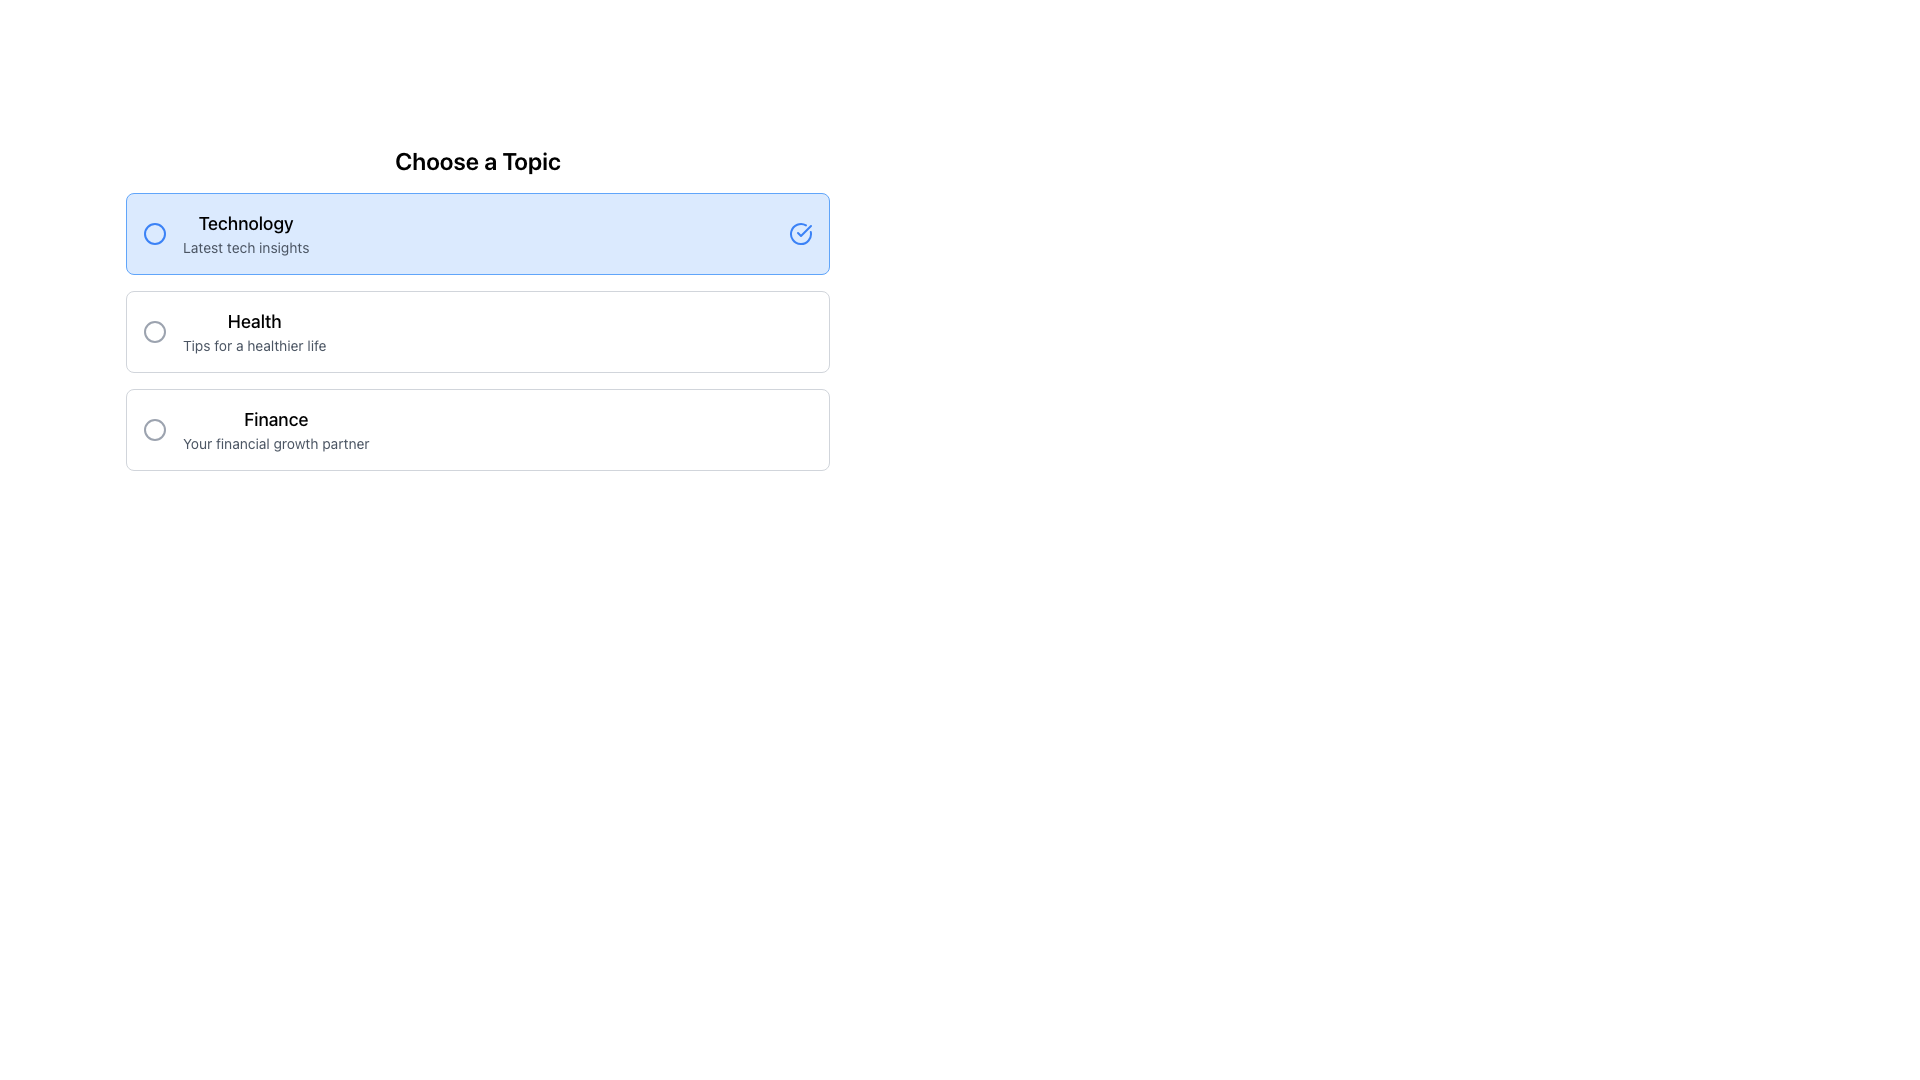 The image size is (1920, 1080). I want to click on the circular blue checkmark icon indicating correctness, located at the far-right end of the 'Technology Latest tech insights' section, so click(801, 233).